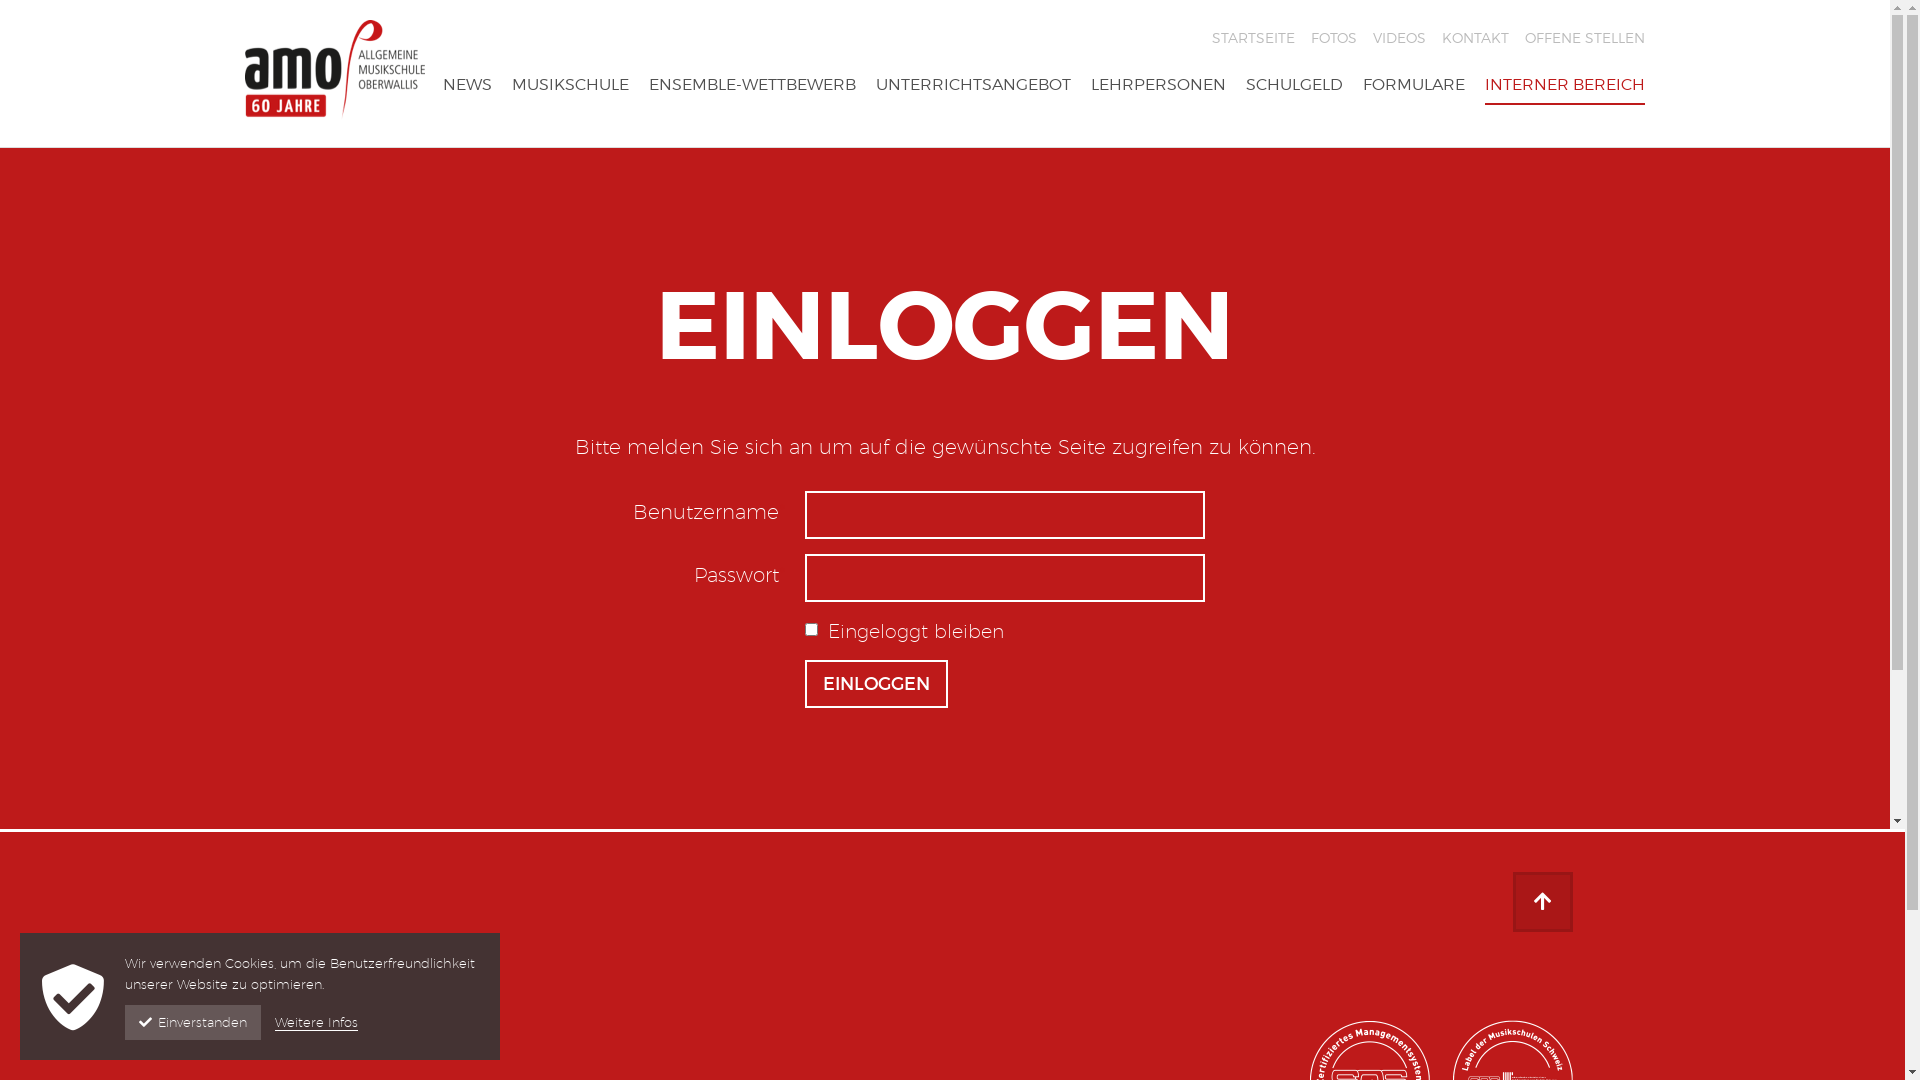 Image resolution: width=1920 pixels, height=1080 pixels. I want to click on 'STARTSEITE', so click(1252, 38).